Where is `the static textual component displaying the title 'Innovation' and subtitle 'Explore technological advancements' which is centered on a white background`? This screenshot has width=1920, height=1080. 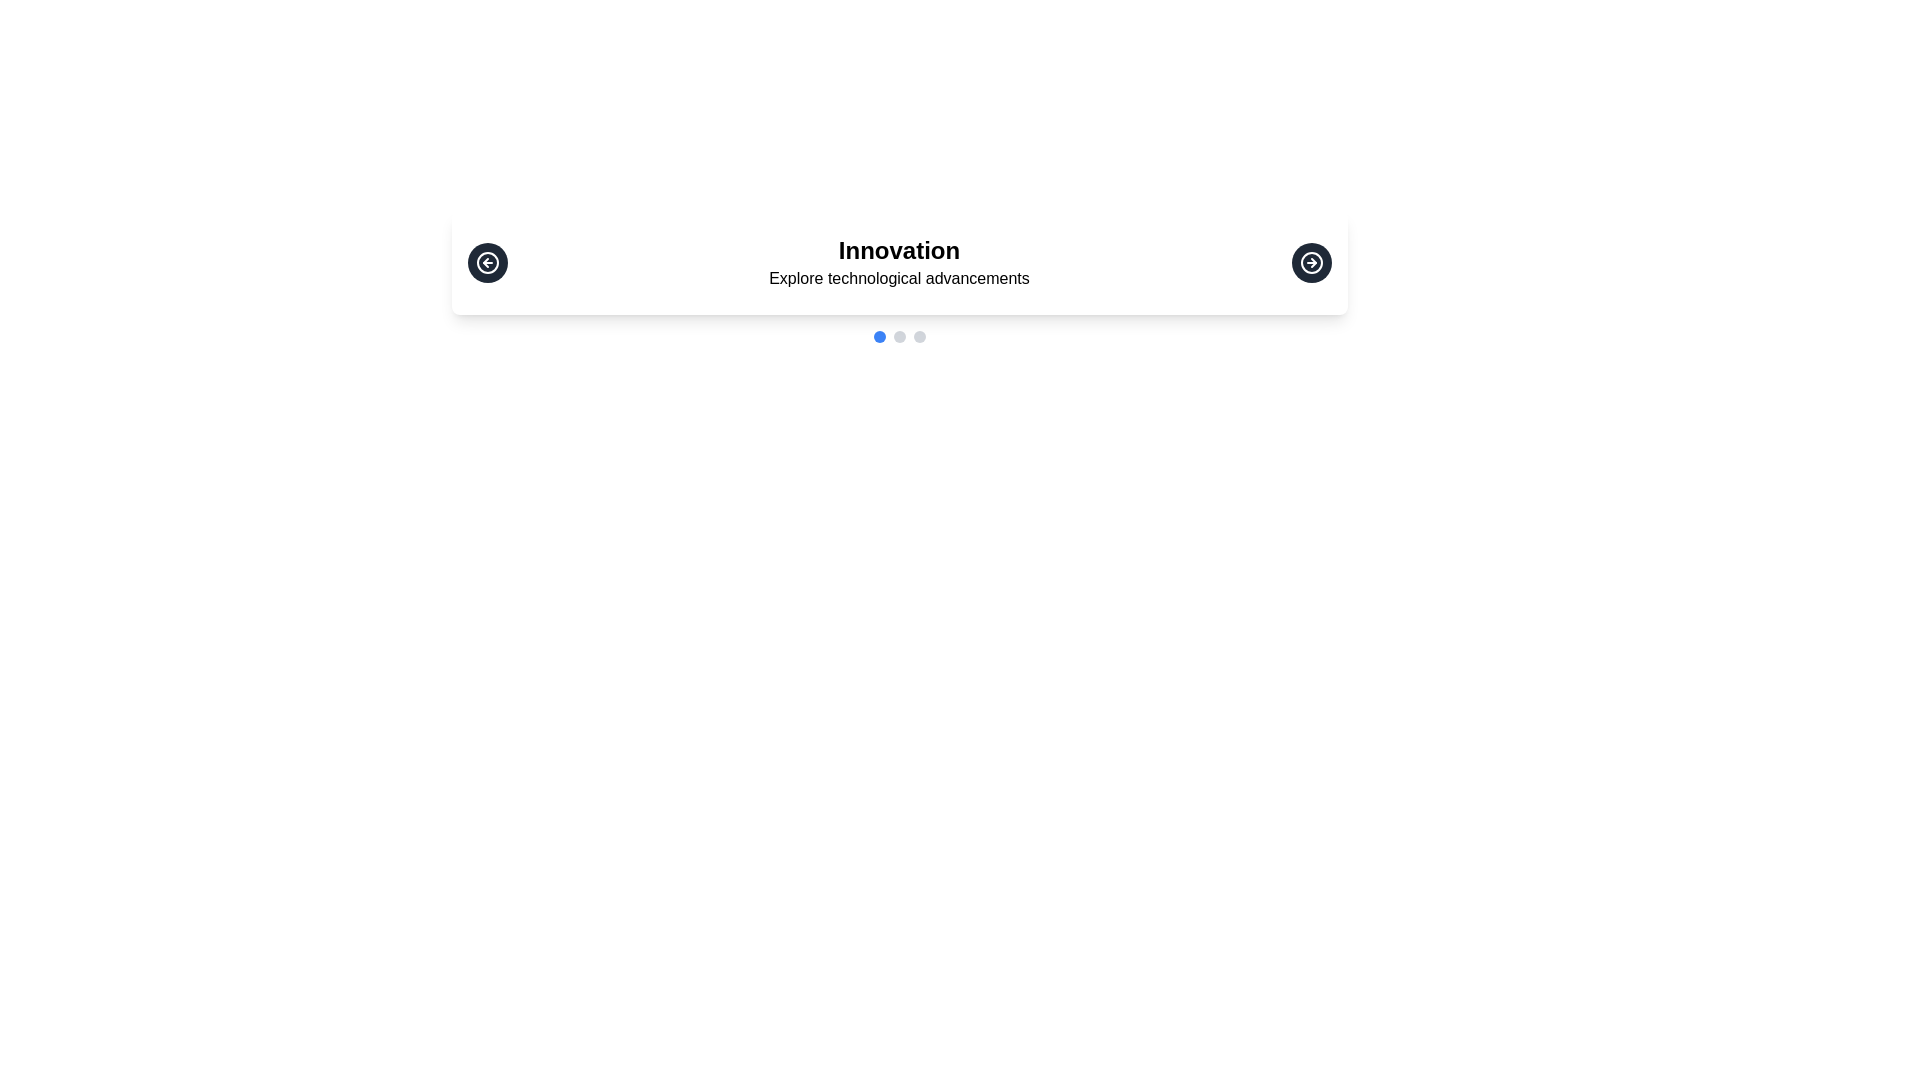 the static textual component displaying the title 'Innovation' and subtitle 'Explore technological advancements' which is centered on a white background is located at coordinates (898, 261).